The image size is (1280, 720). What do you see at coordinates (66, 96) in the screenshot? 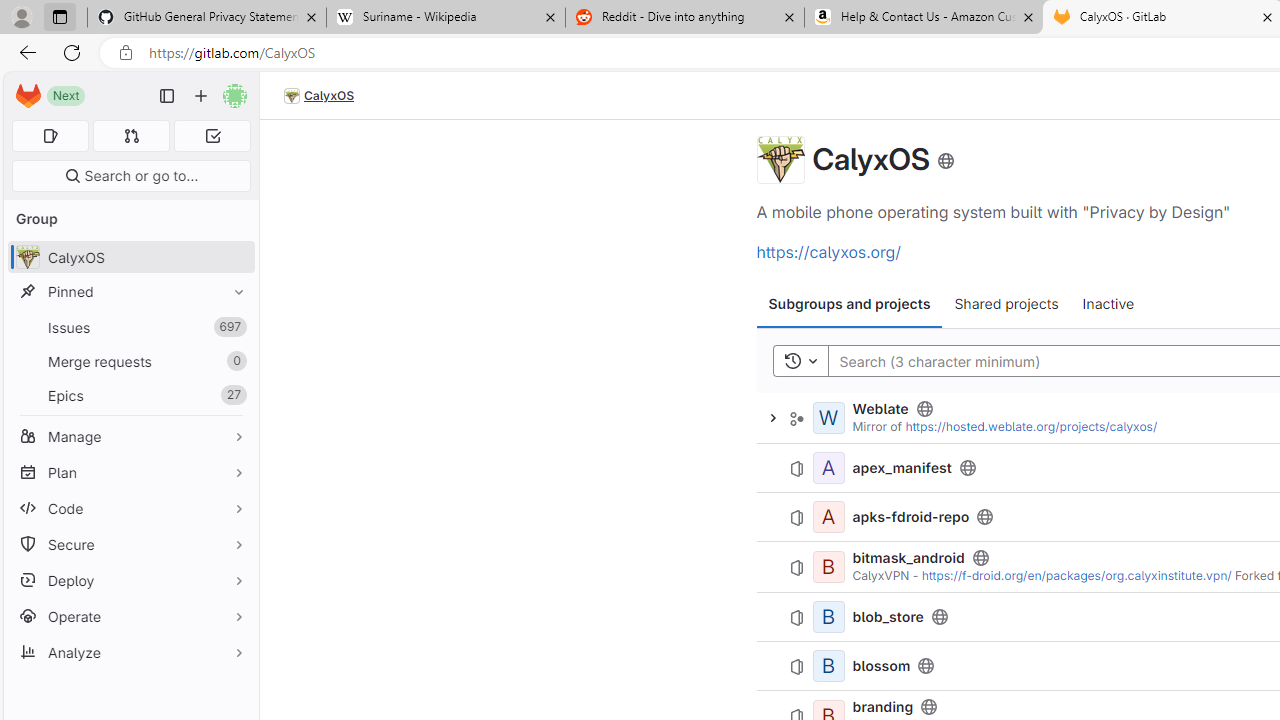
I see `'Next'` at bounding box center [66, 96].